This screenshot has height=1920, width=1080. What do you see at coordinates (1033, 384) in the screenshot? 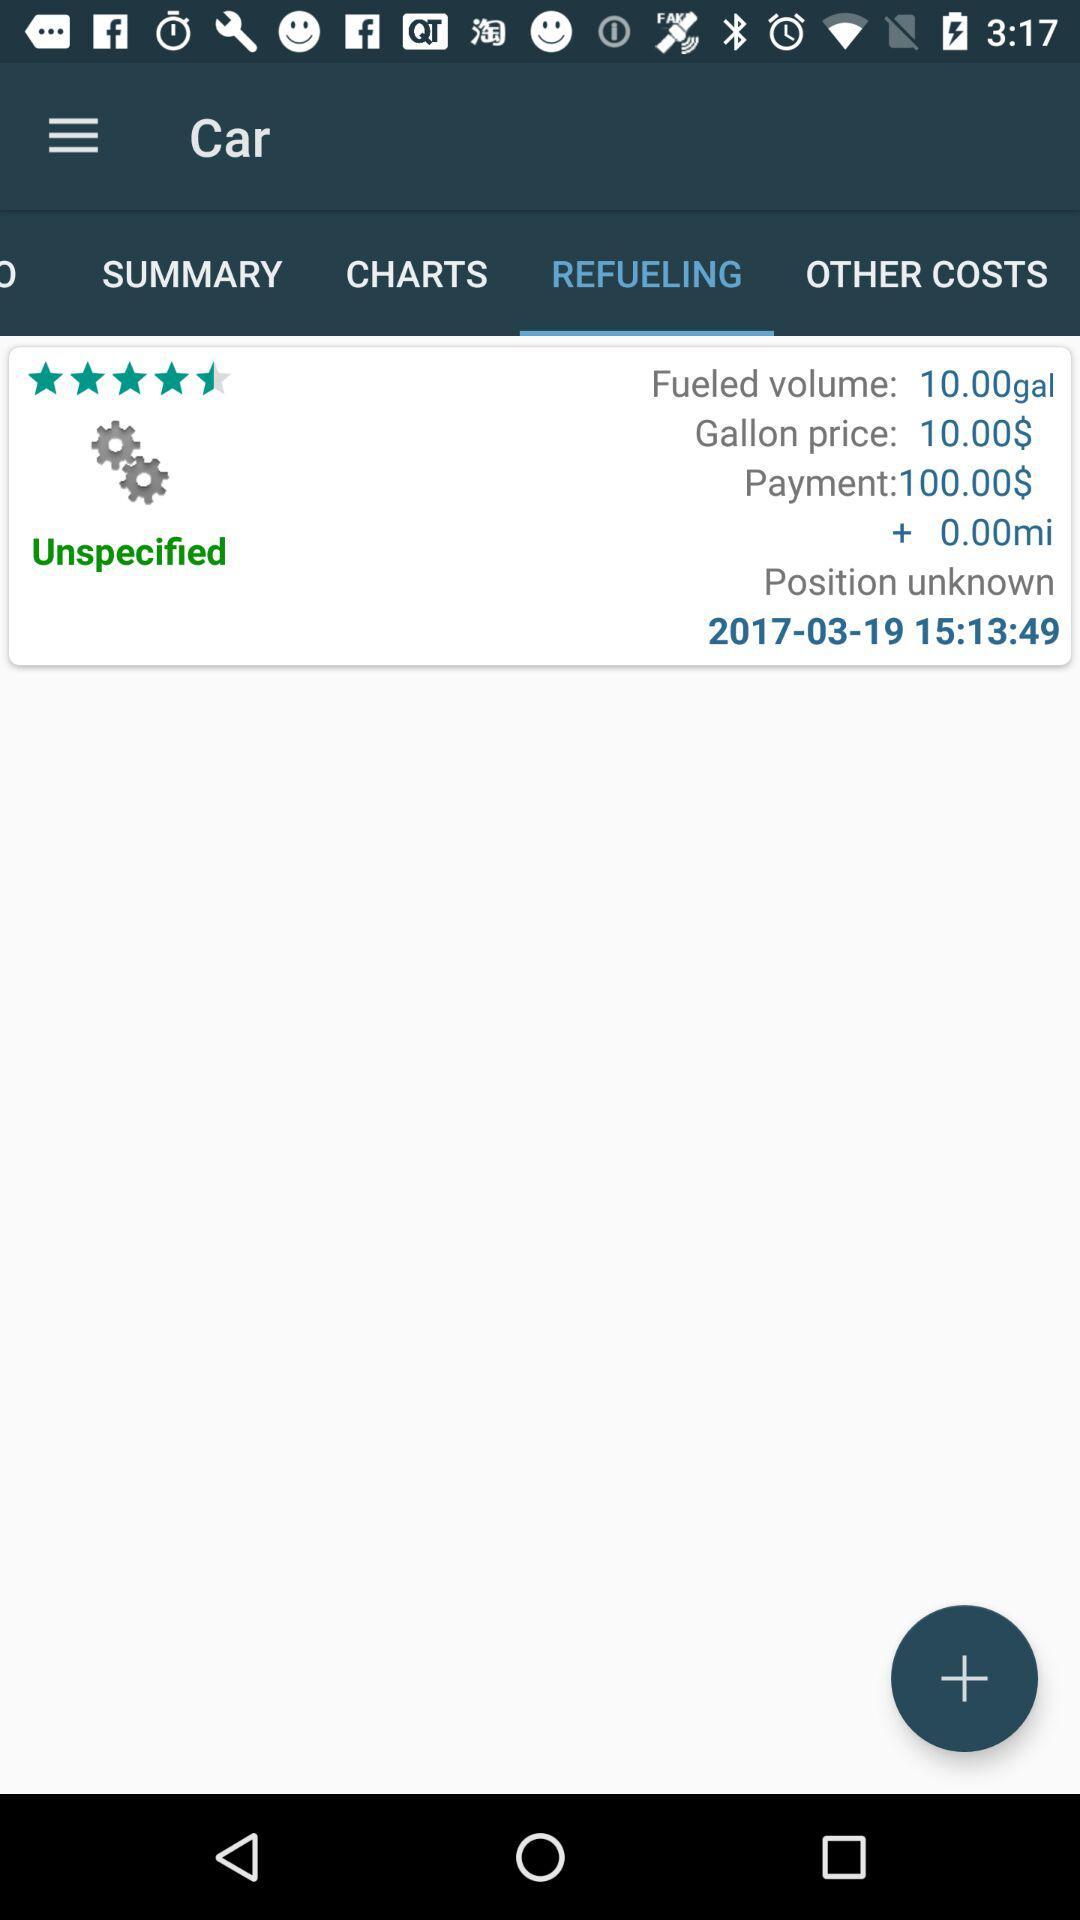
I see `icon next to  10.00 item` at bounding box center [1033, 384].